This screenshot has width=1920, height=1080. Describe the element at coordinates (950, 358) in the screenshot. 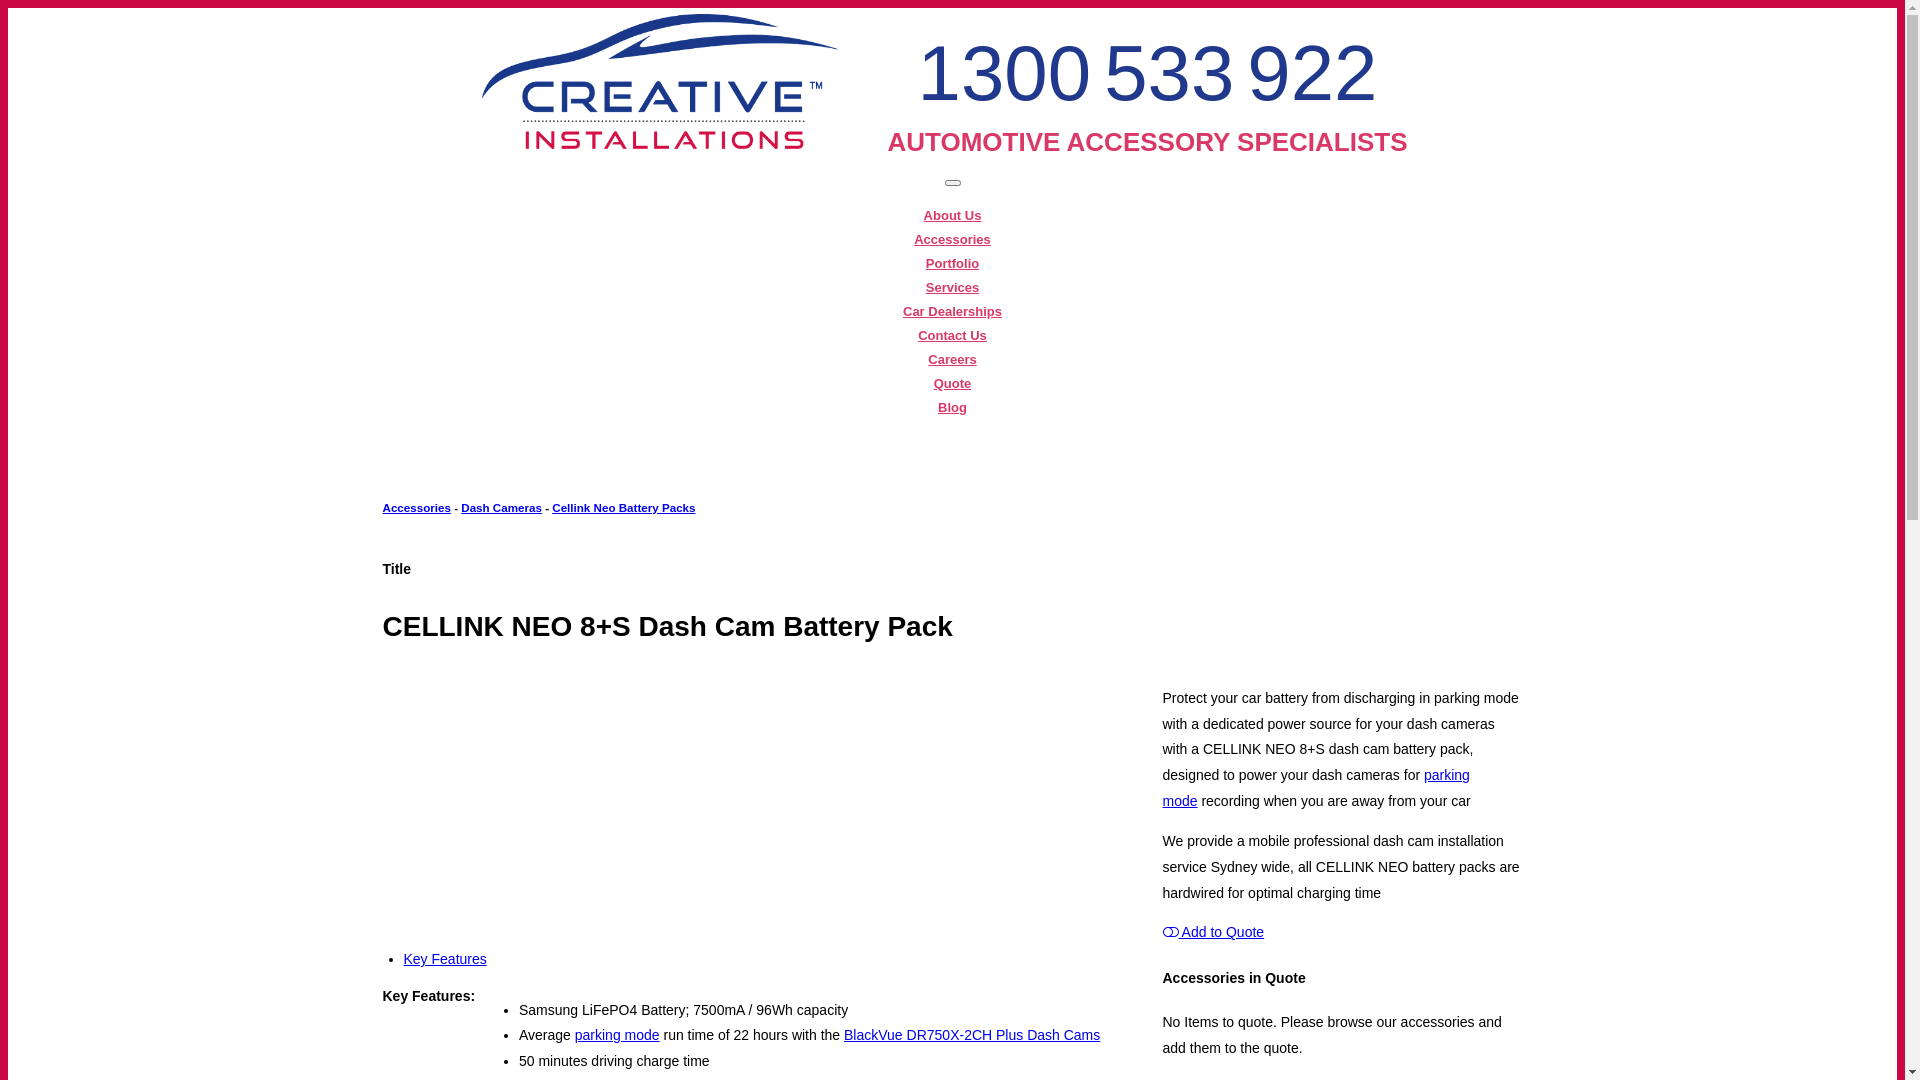

I see `'Careers'` at that location.